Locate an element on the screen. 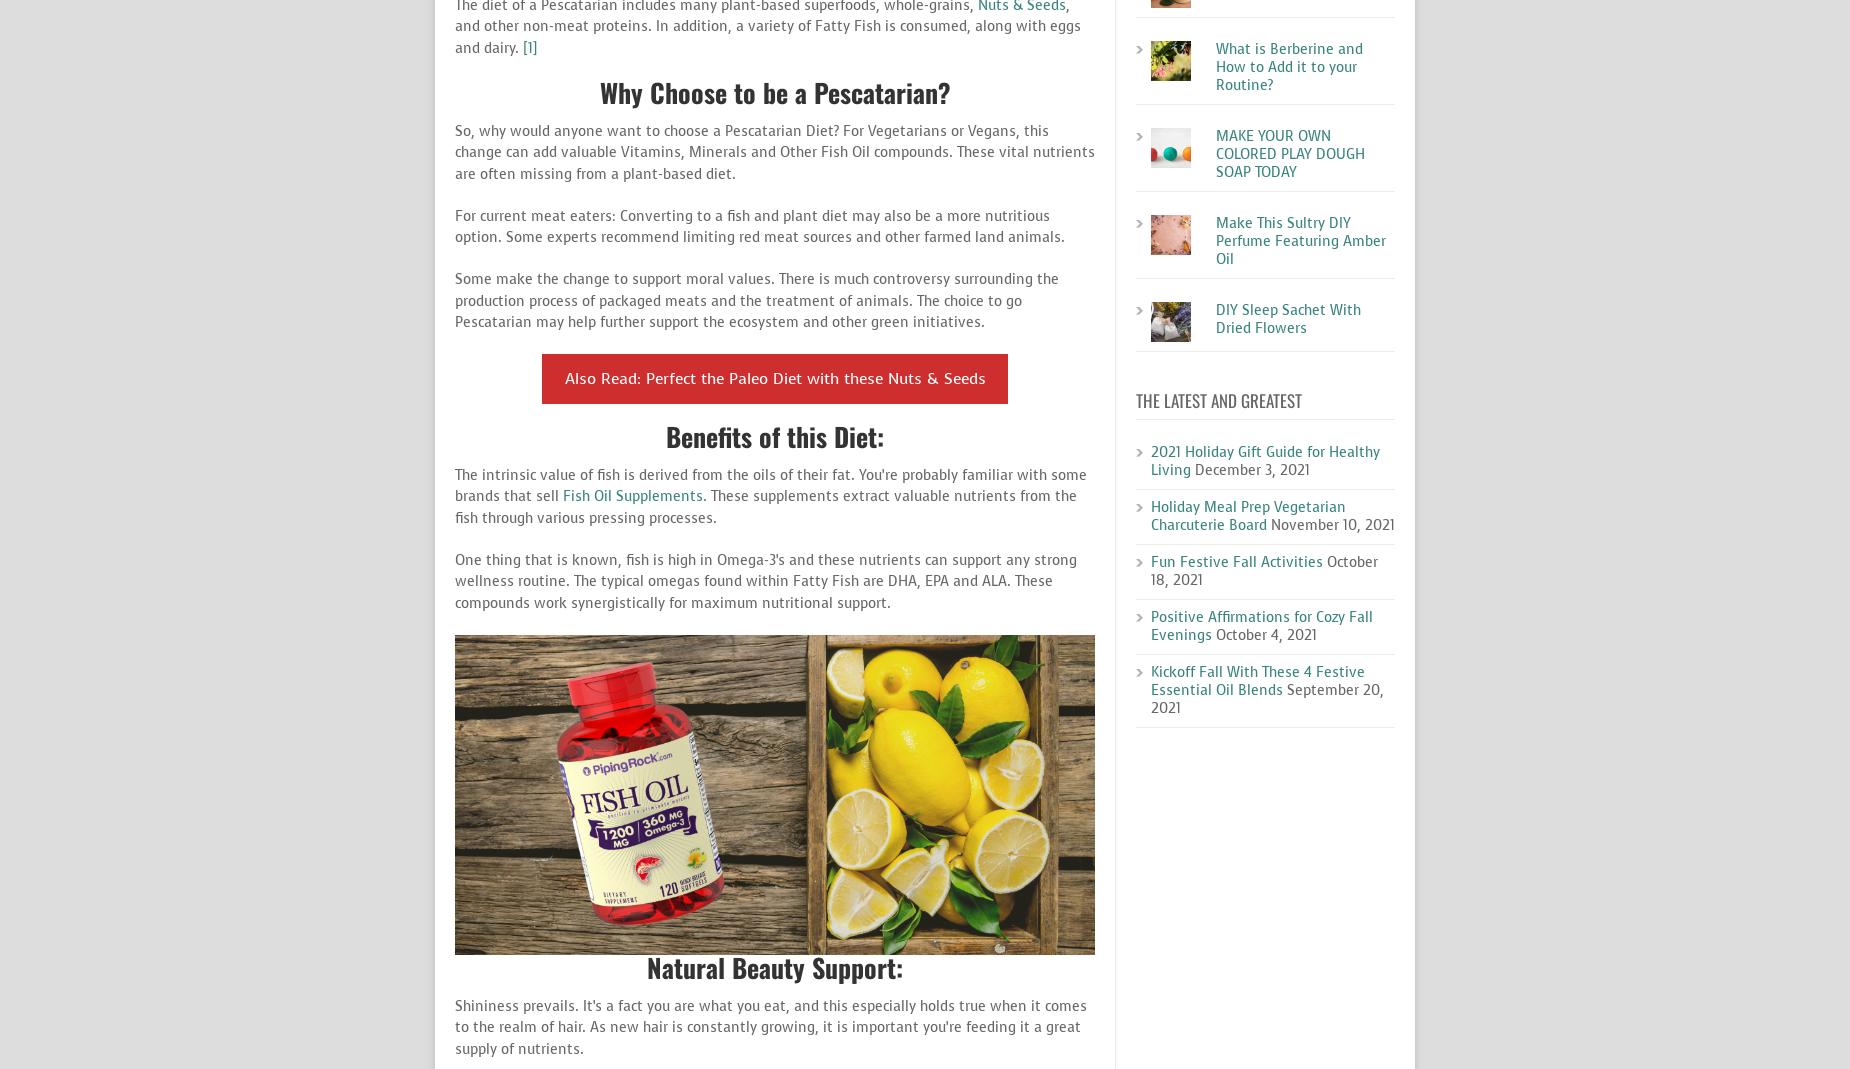 This screenshot has height=1069, width=1850. 'October 4, 2021' is located at coordinates (1265, 635).